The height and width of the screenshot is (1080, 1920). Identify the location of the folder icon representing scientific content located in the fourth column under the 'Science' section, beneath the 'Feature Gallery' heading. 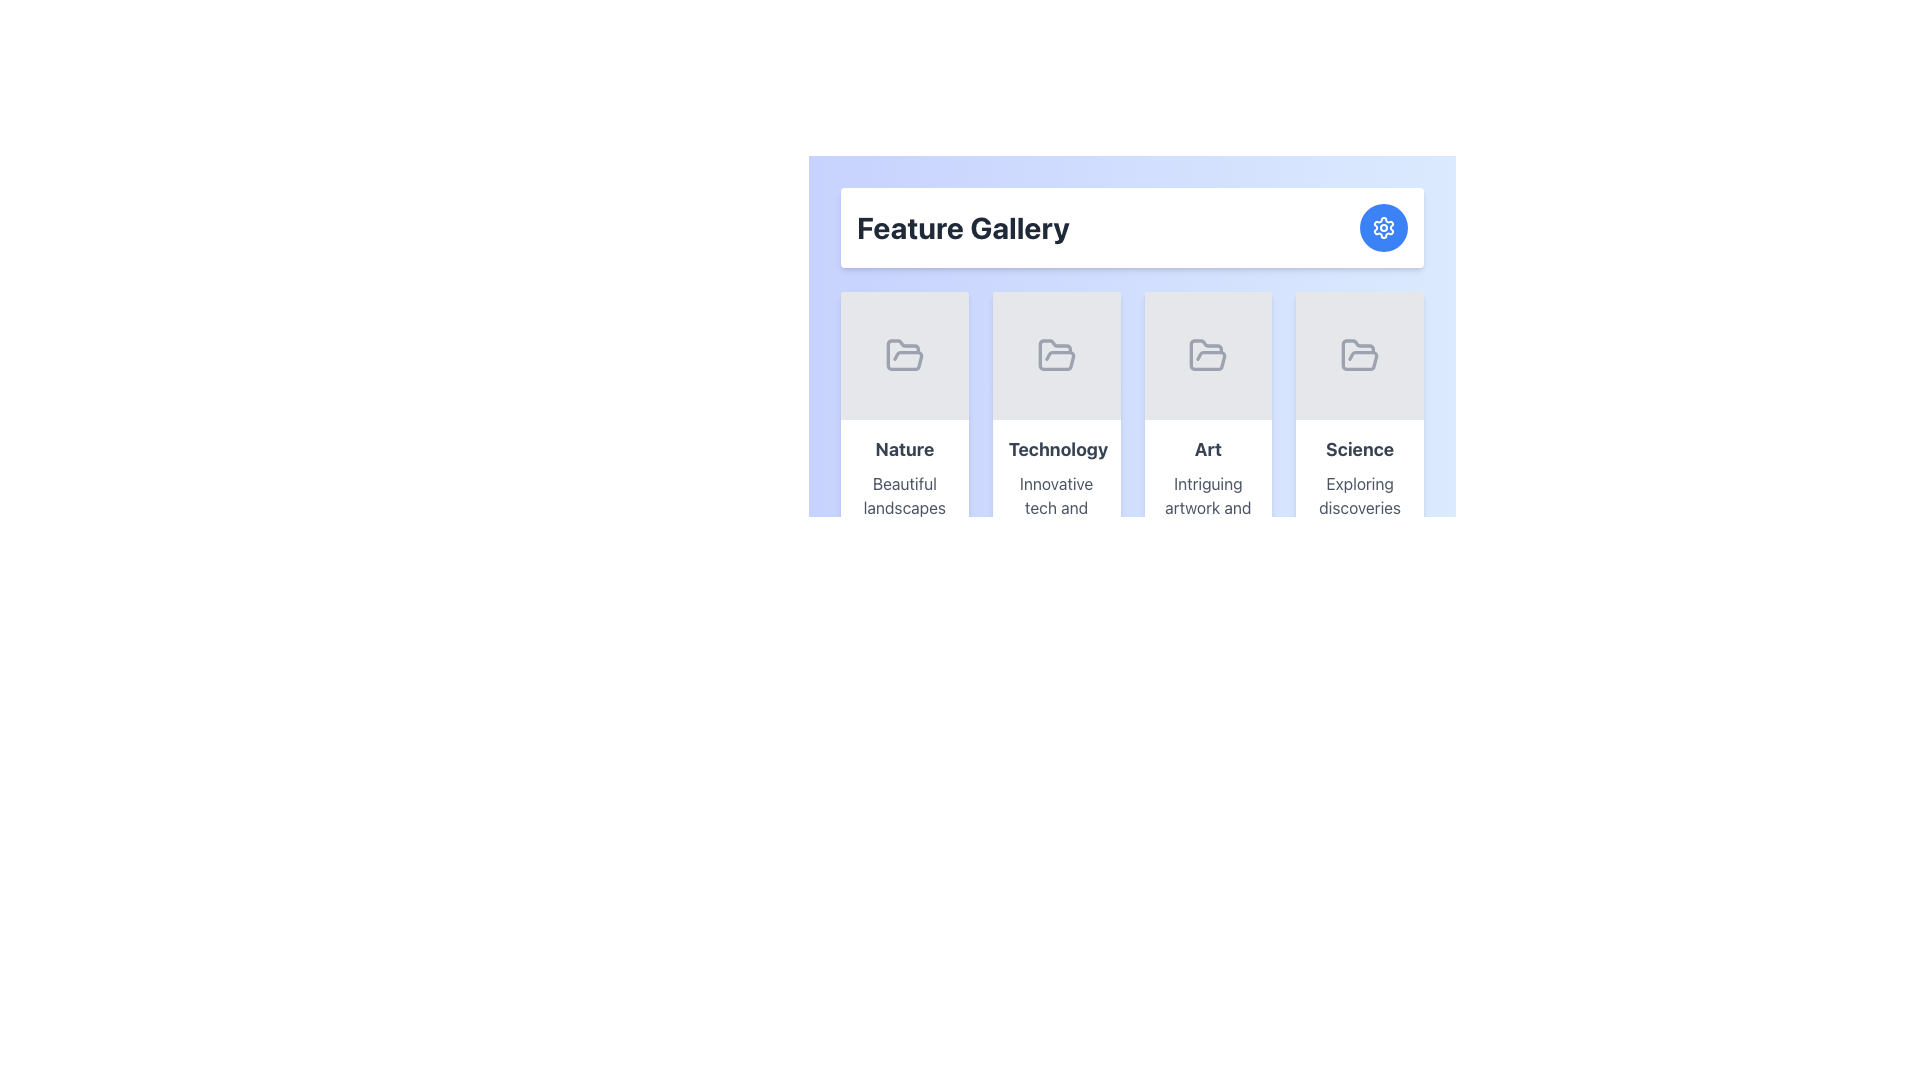
(1360, 354).